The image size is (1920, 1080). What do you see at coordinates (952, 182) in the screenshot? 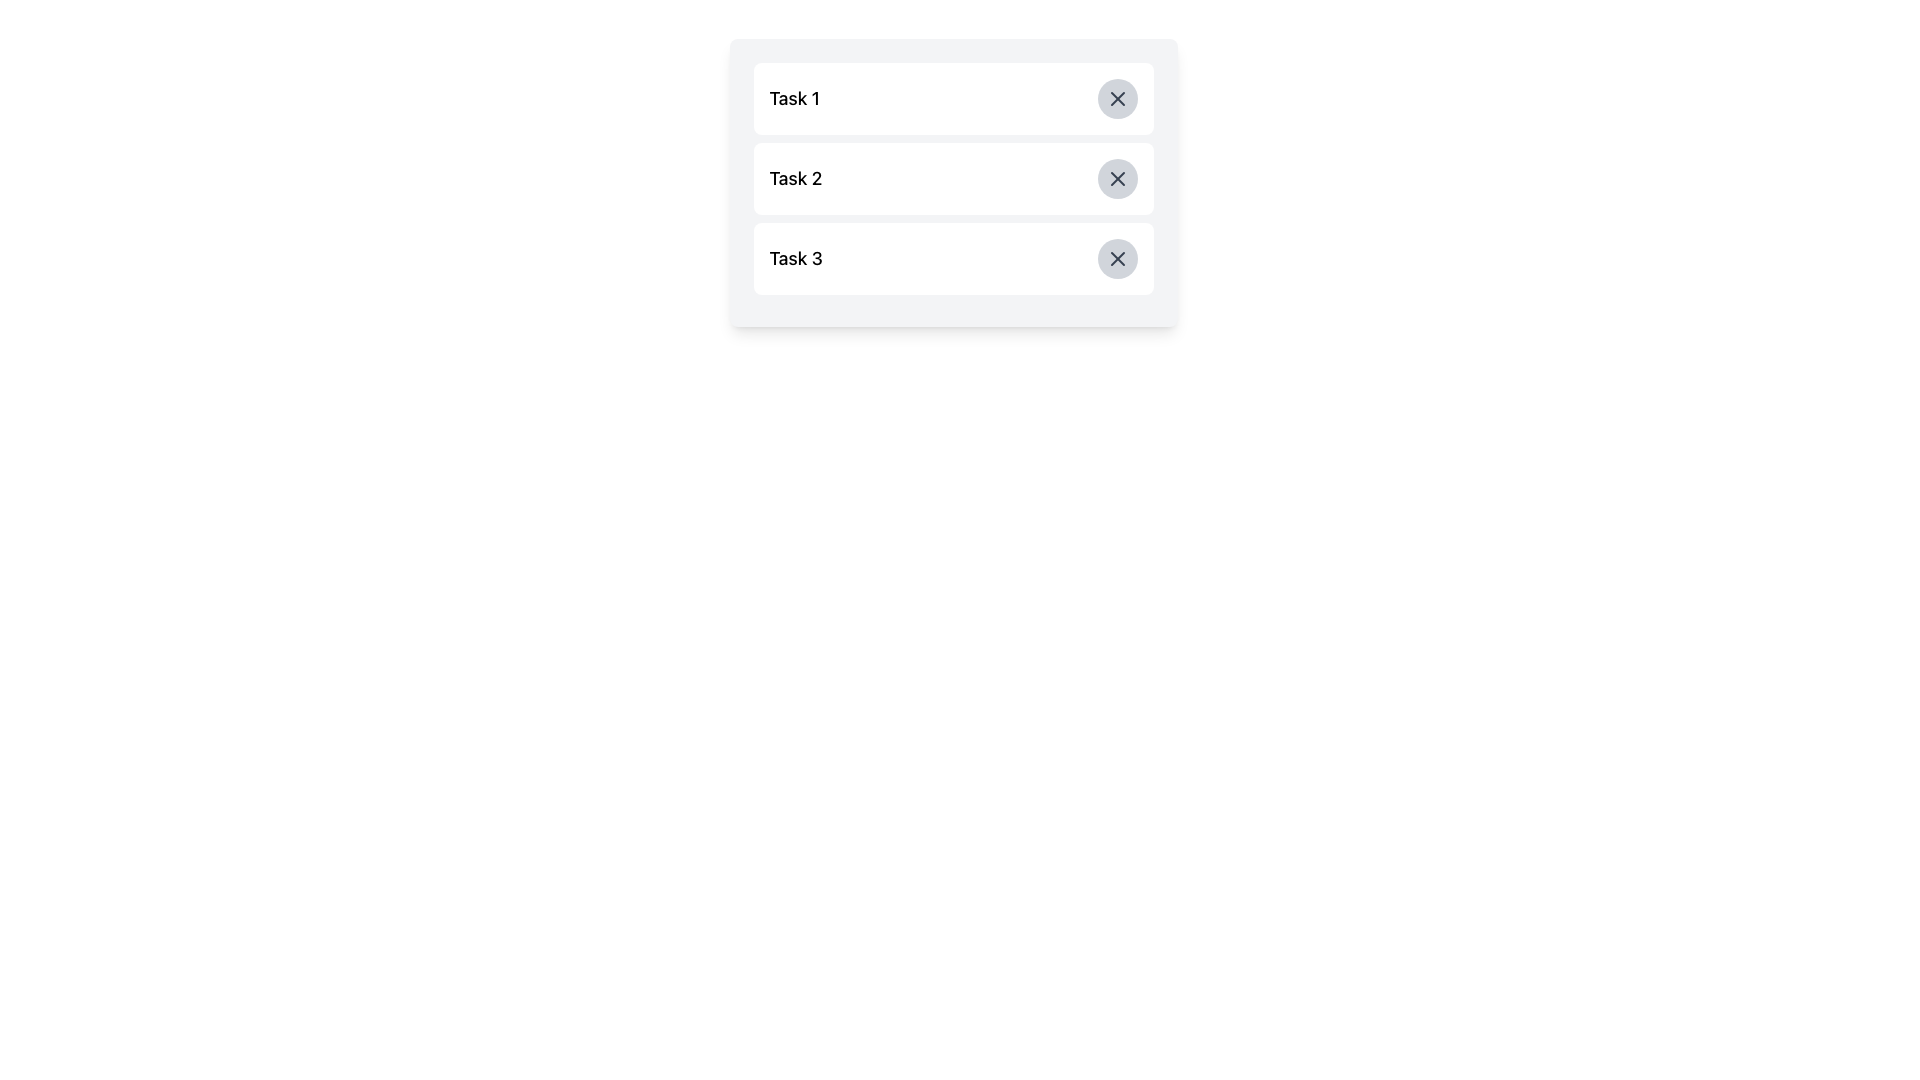
I see `any task in the vertically arranged list of tasks` at bounding box center [952, 182].